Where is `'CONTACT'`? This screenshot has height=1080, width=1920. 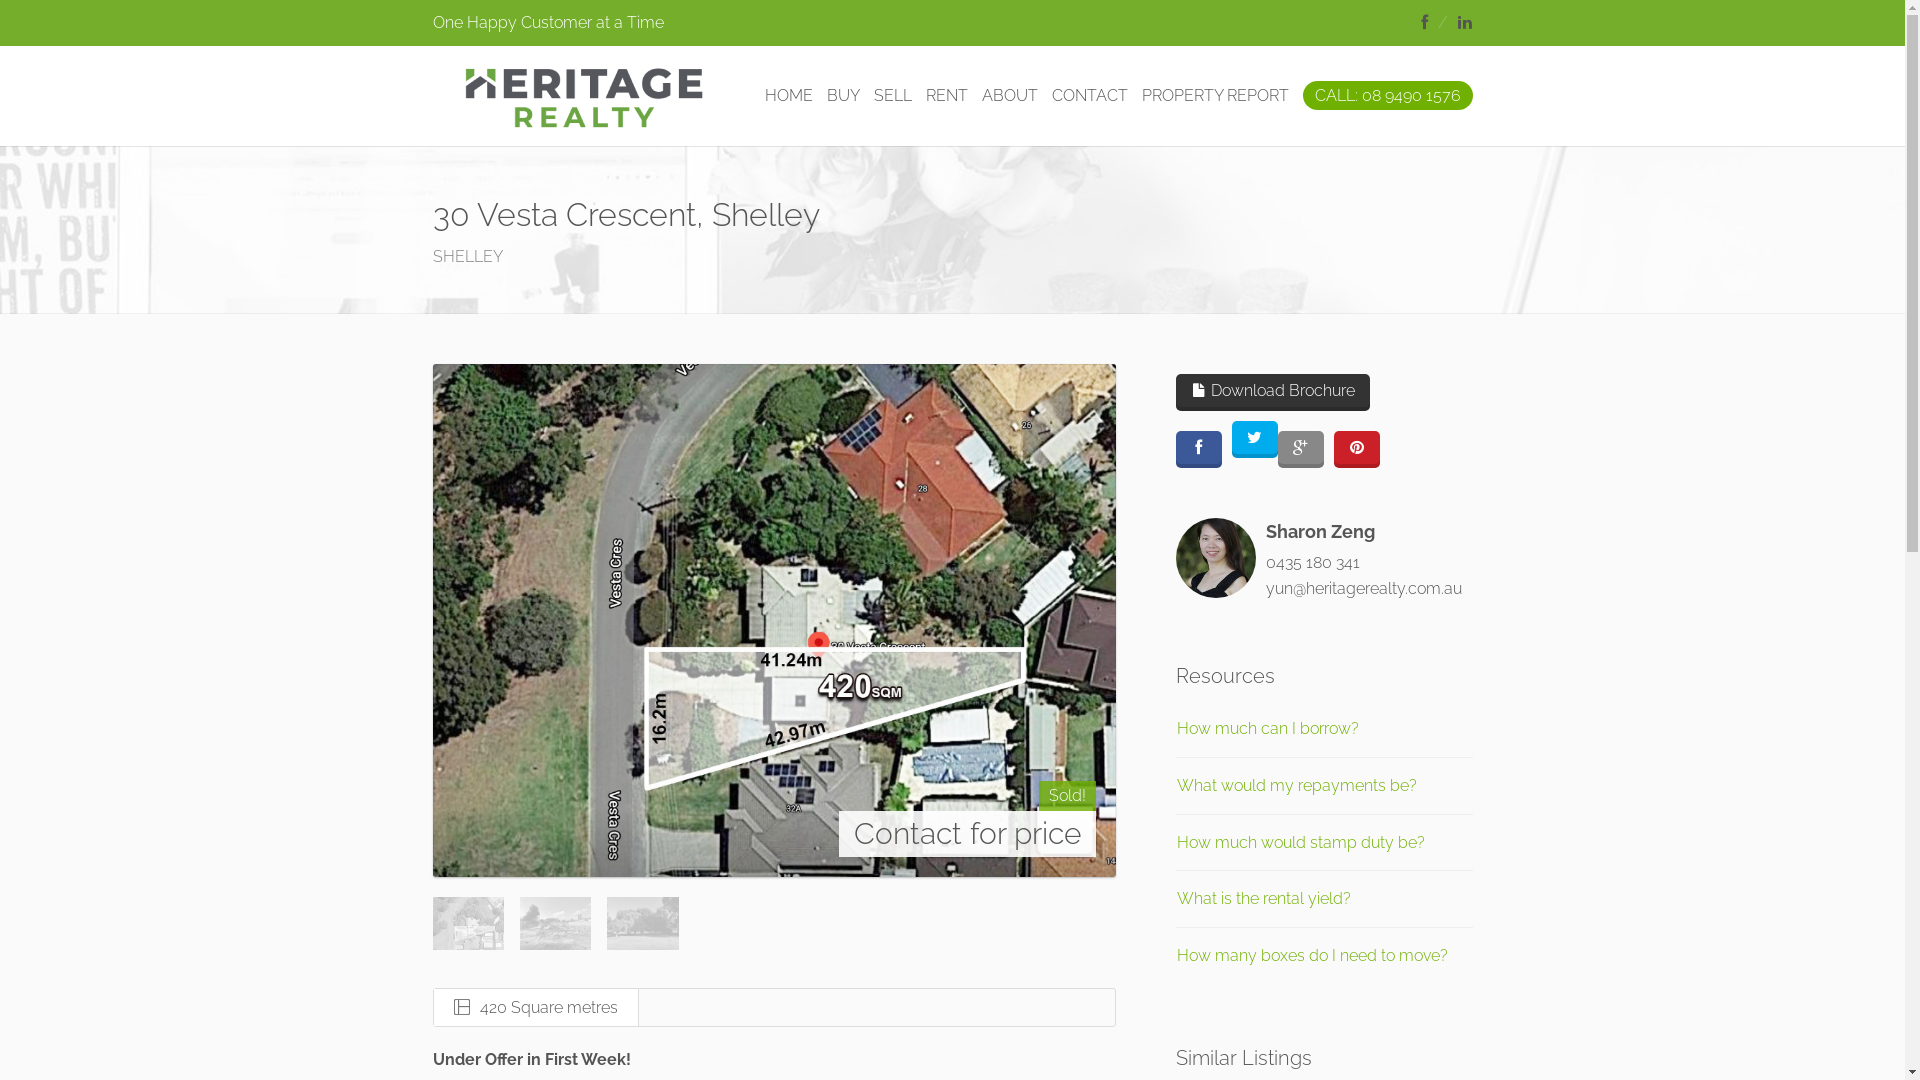
'CONTACT' is located at coordinates (1088, 96).